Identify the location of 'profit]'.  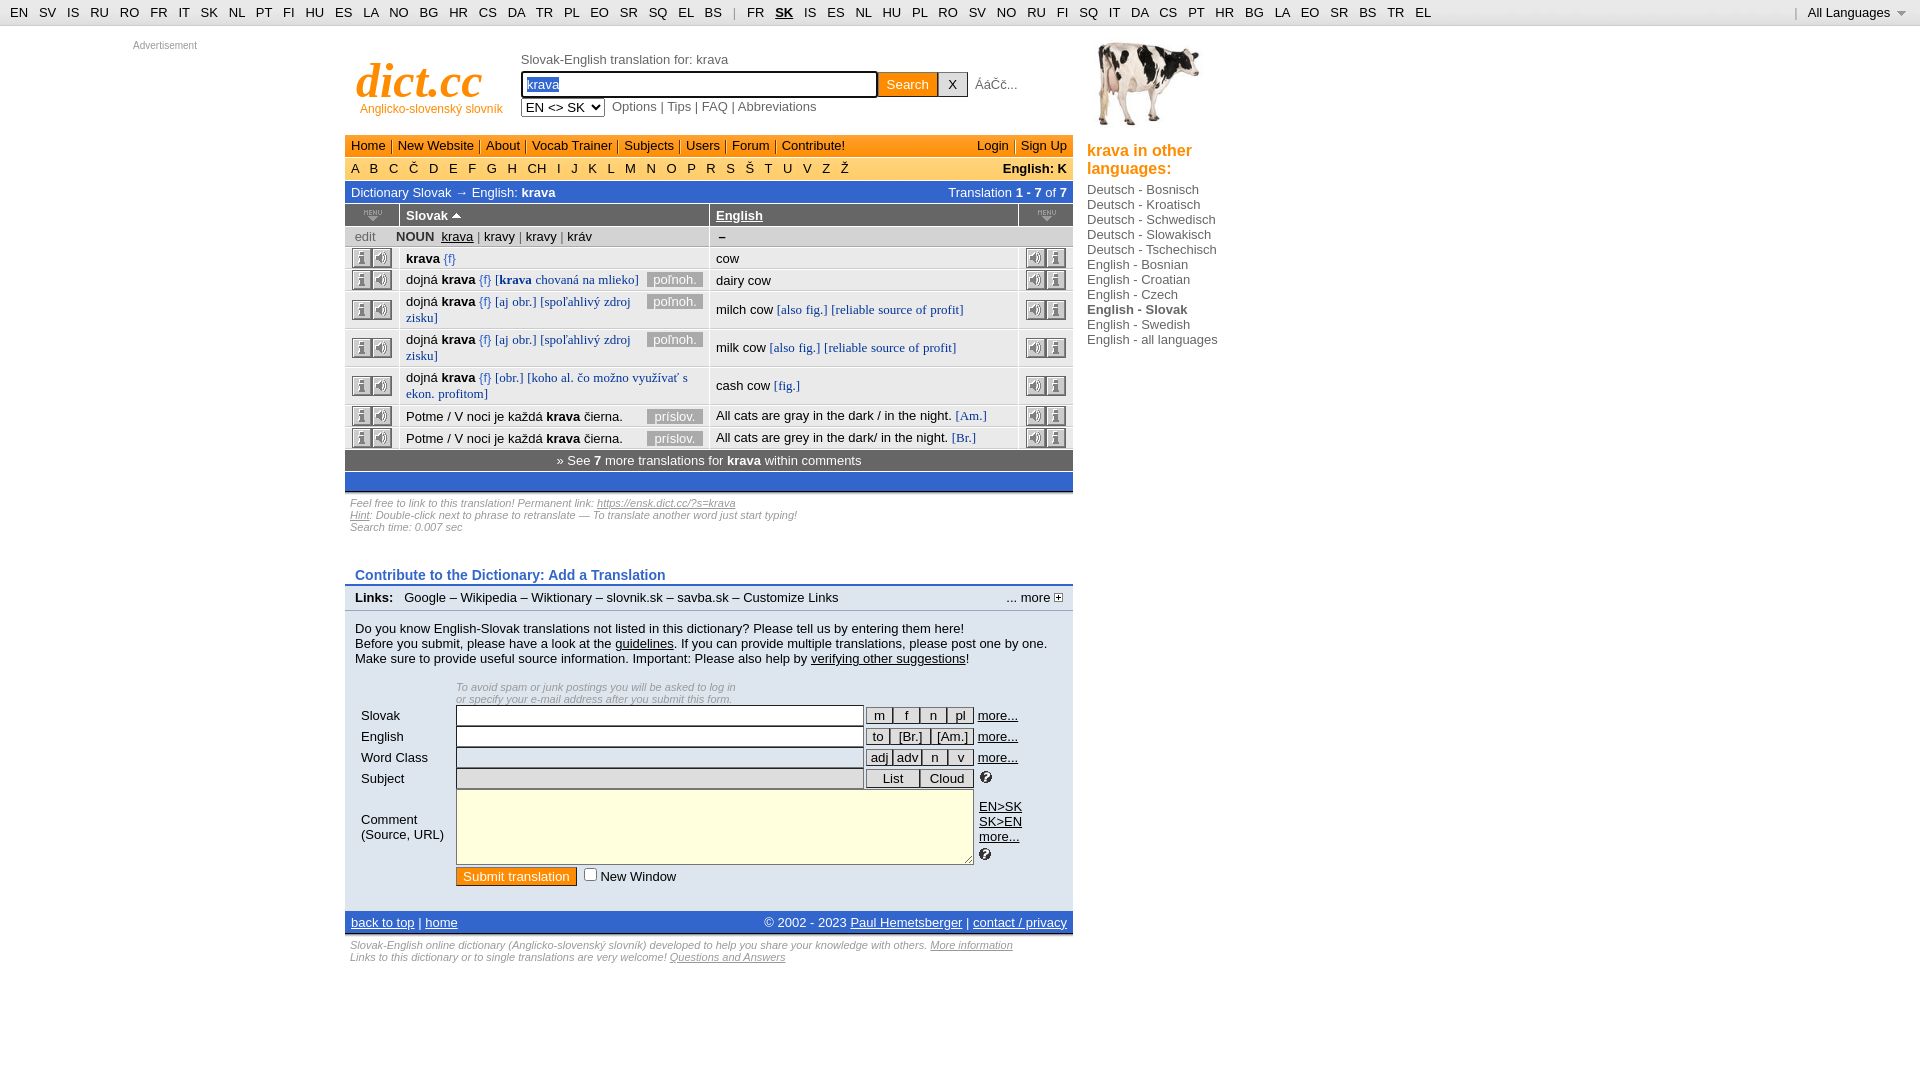
(945, 309).